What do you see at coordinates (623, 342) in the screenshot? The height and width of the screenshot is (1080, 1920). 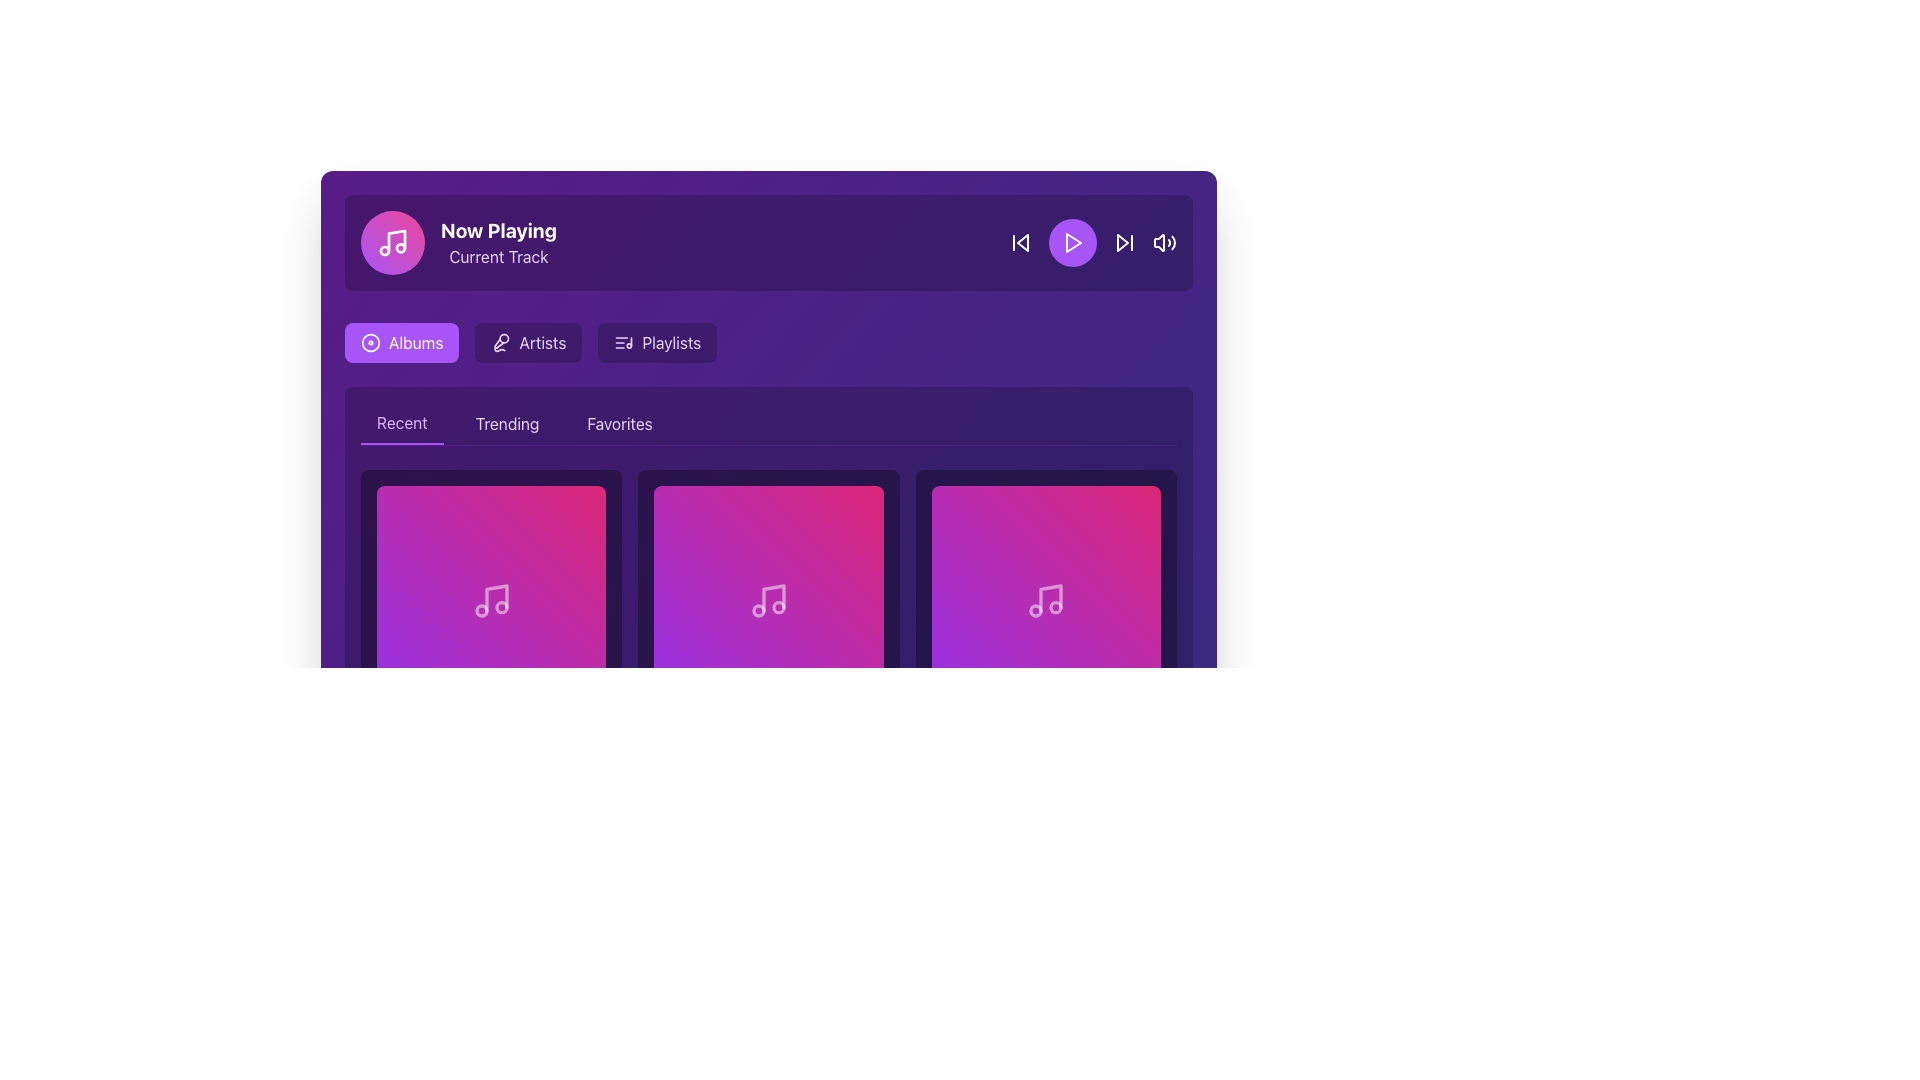 I see `the 'Playlists' icon in the navigation menu, which is visually represented and located adjacent to the 'Playlists' text label` at bounding box center [623, 342].